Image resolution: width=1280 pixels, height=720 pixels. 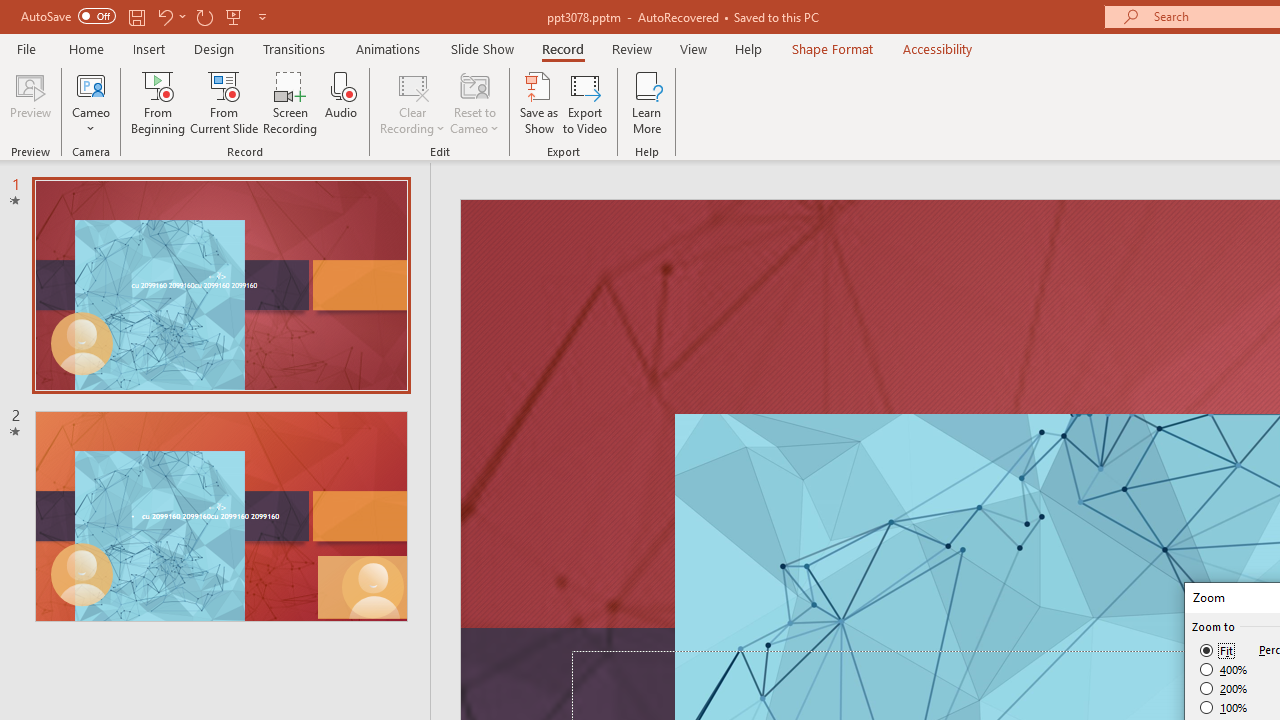 What do you see at coordinates (832, 48) in the screenshot?
I see `'Shape Format'` at bounding box center [832, 48].